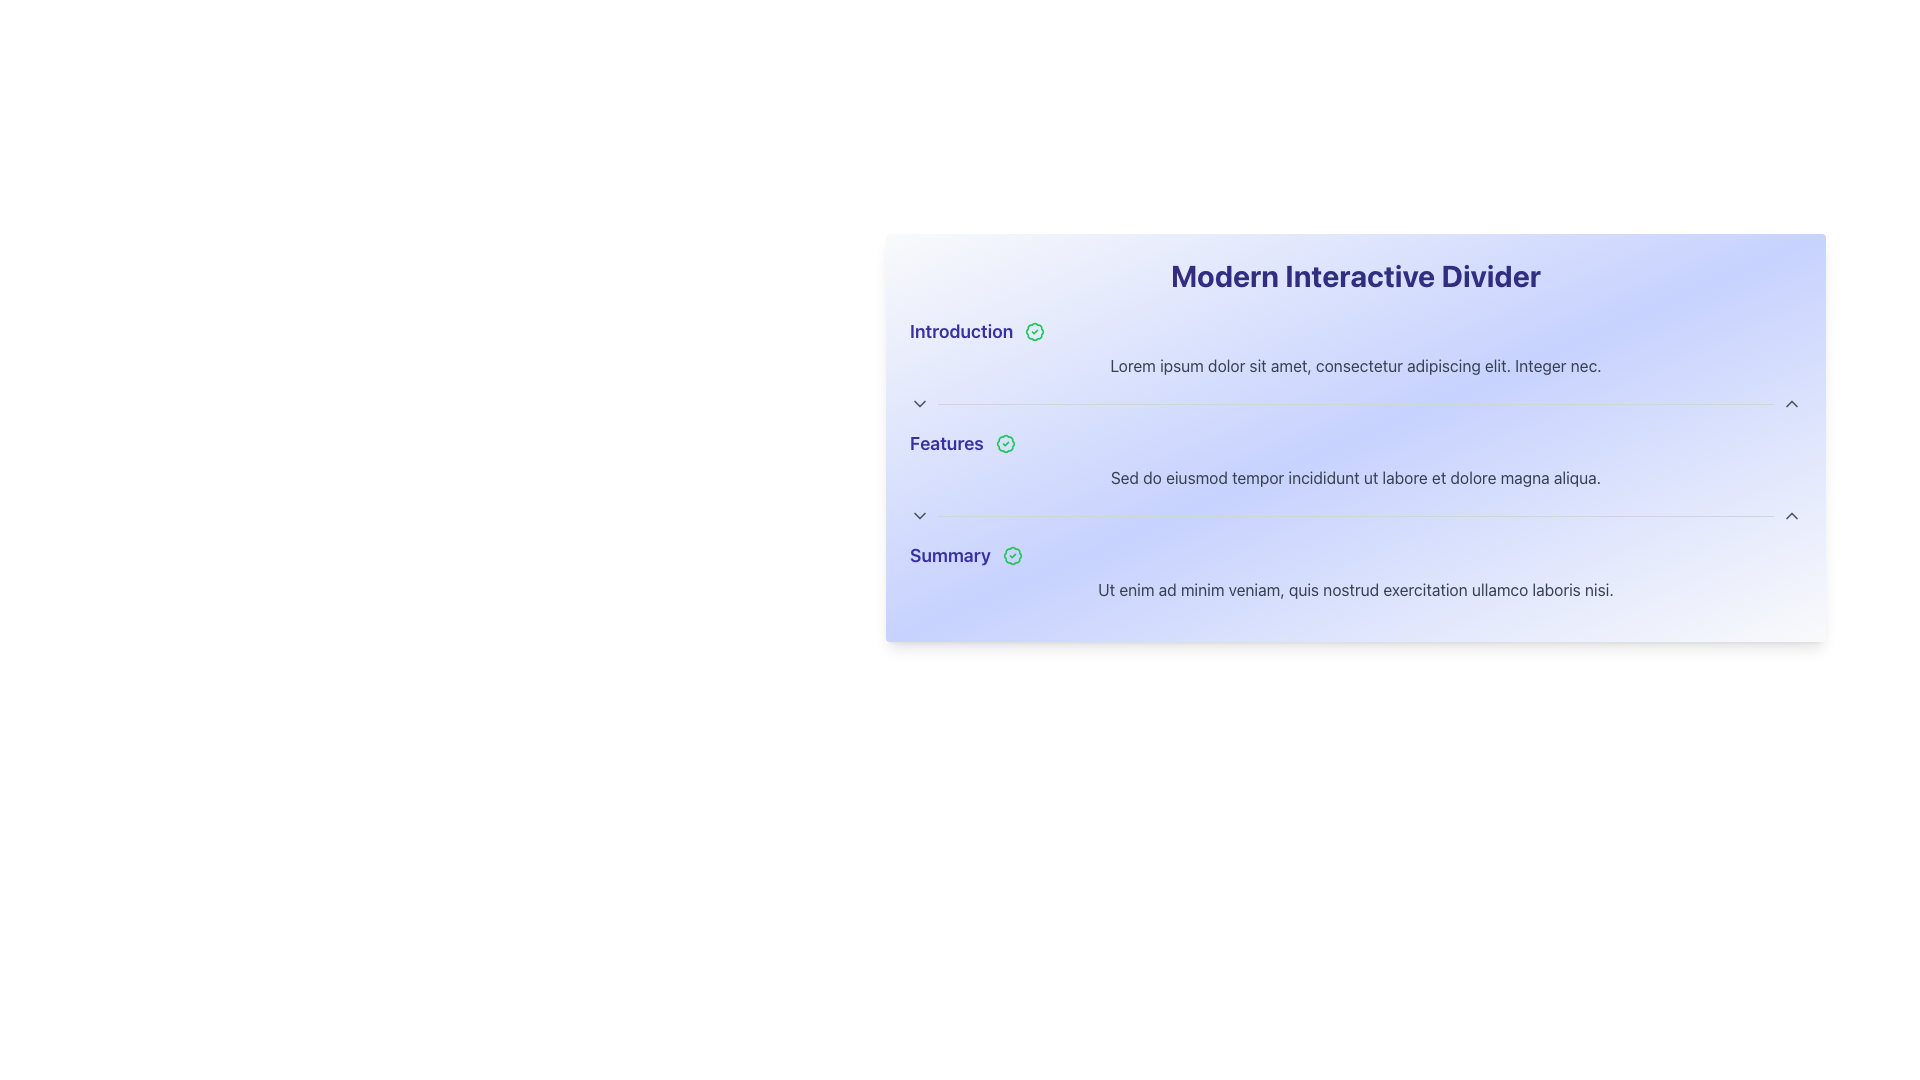 This screenshot has width=1920, height=1080. I want to click on the downward-pointing chevron icon button, which serves as a collapsible indicator, so click(919, 515).